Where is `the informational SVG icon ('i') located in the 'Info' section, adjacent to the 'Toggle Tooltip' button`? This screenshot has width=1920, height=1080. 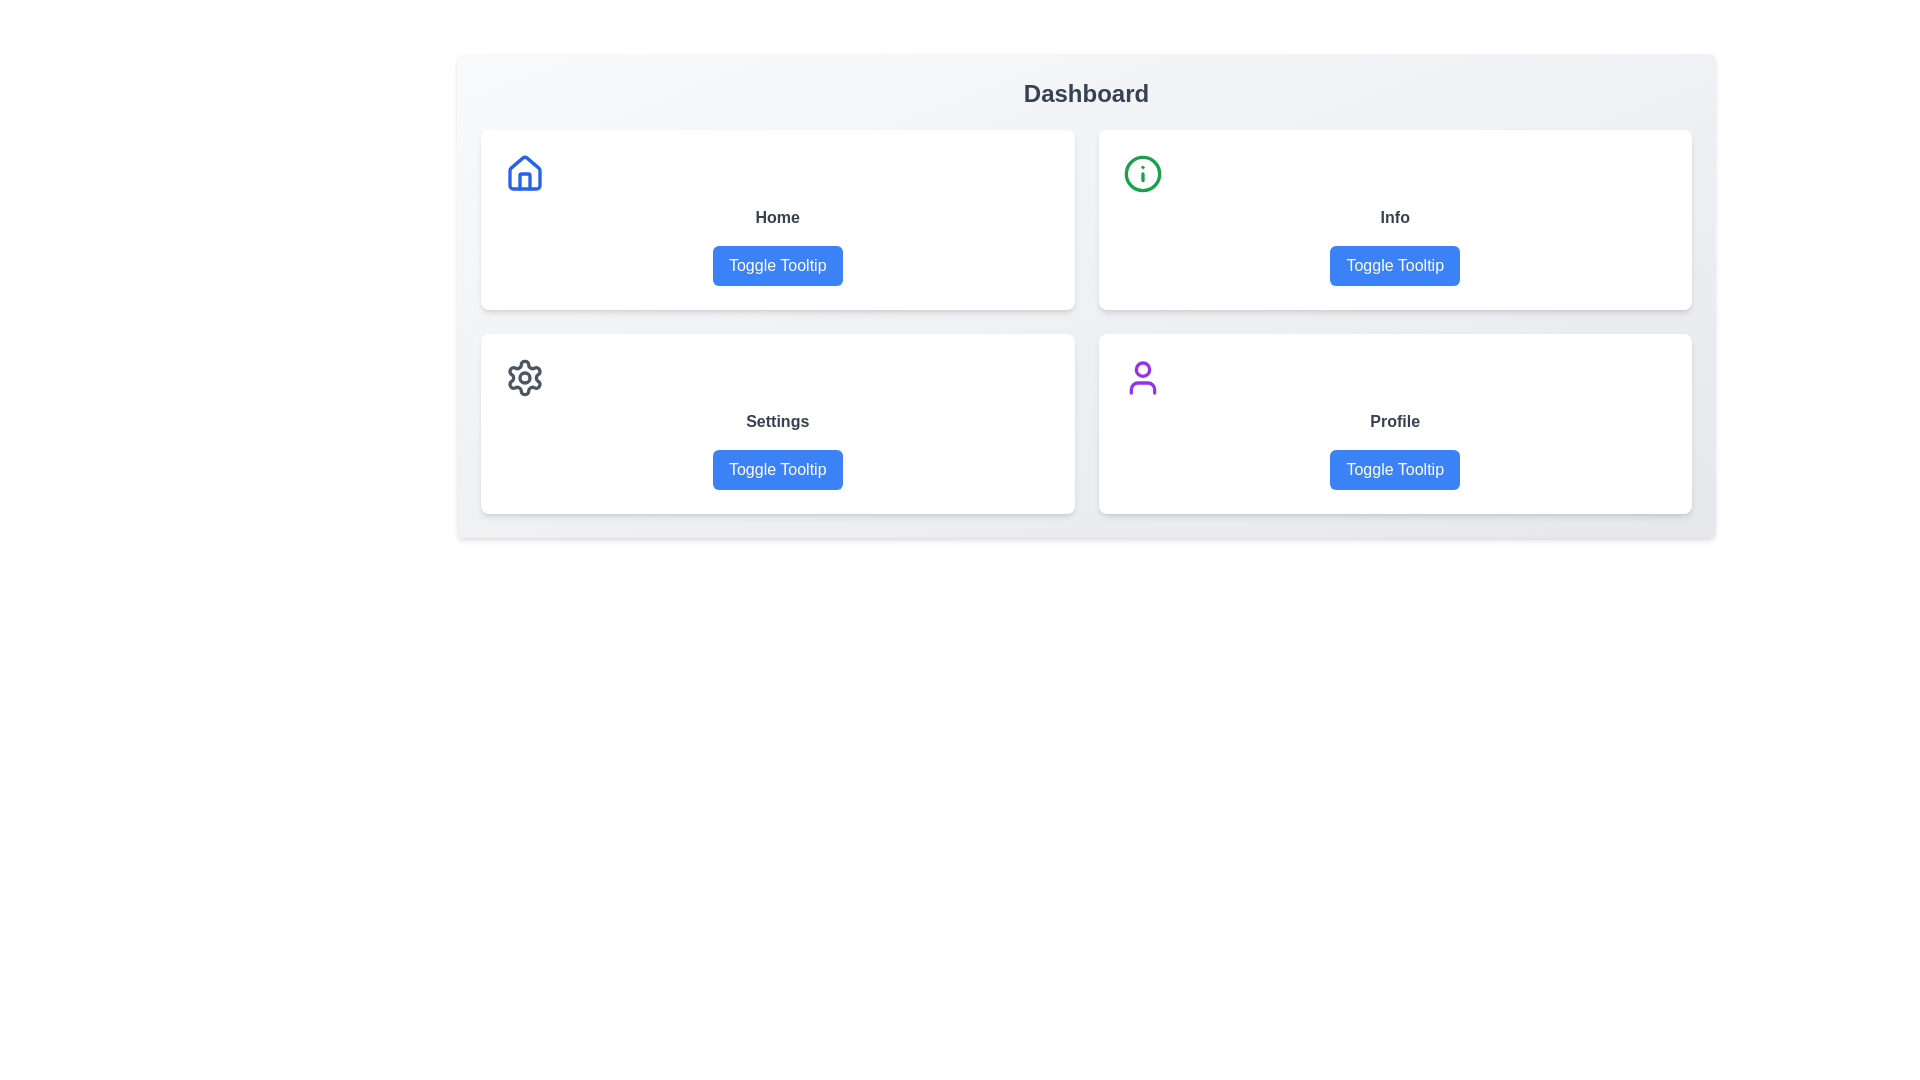
the informational SVG icon ('i') located in the 'Info' section, adjacent to the 'Toggle Tooltip' button is located at coordinates (1142, 172).